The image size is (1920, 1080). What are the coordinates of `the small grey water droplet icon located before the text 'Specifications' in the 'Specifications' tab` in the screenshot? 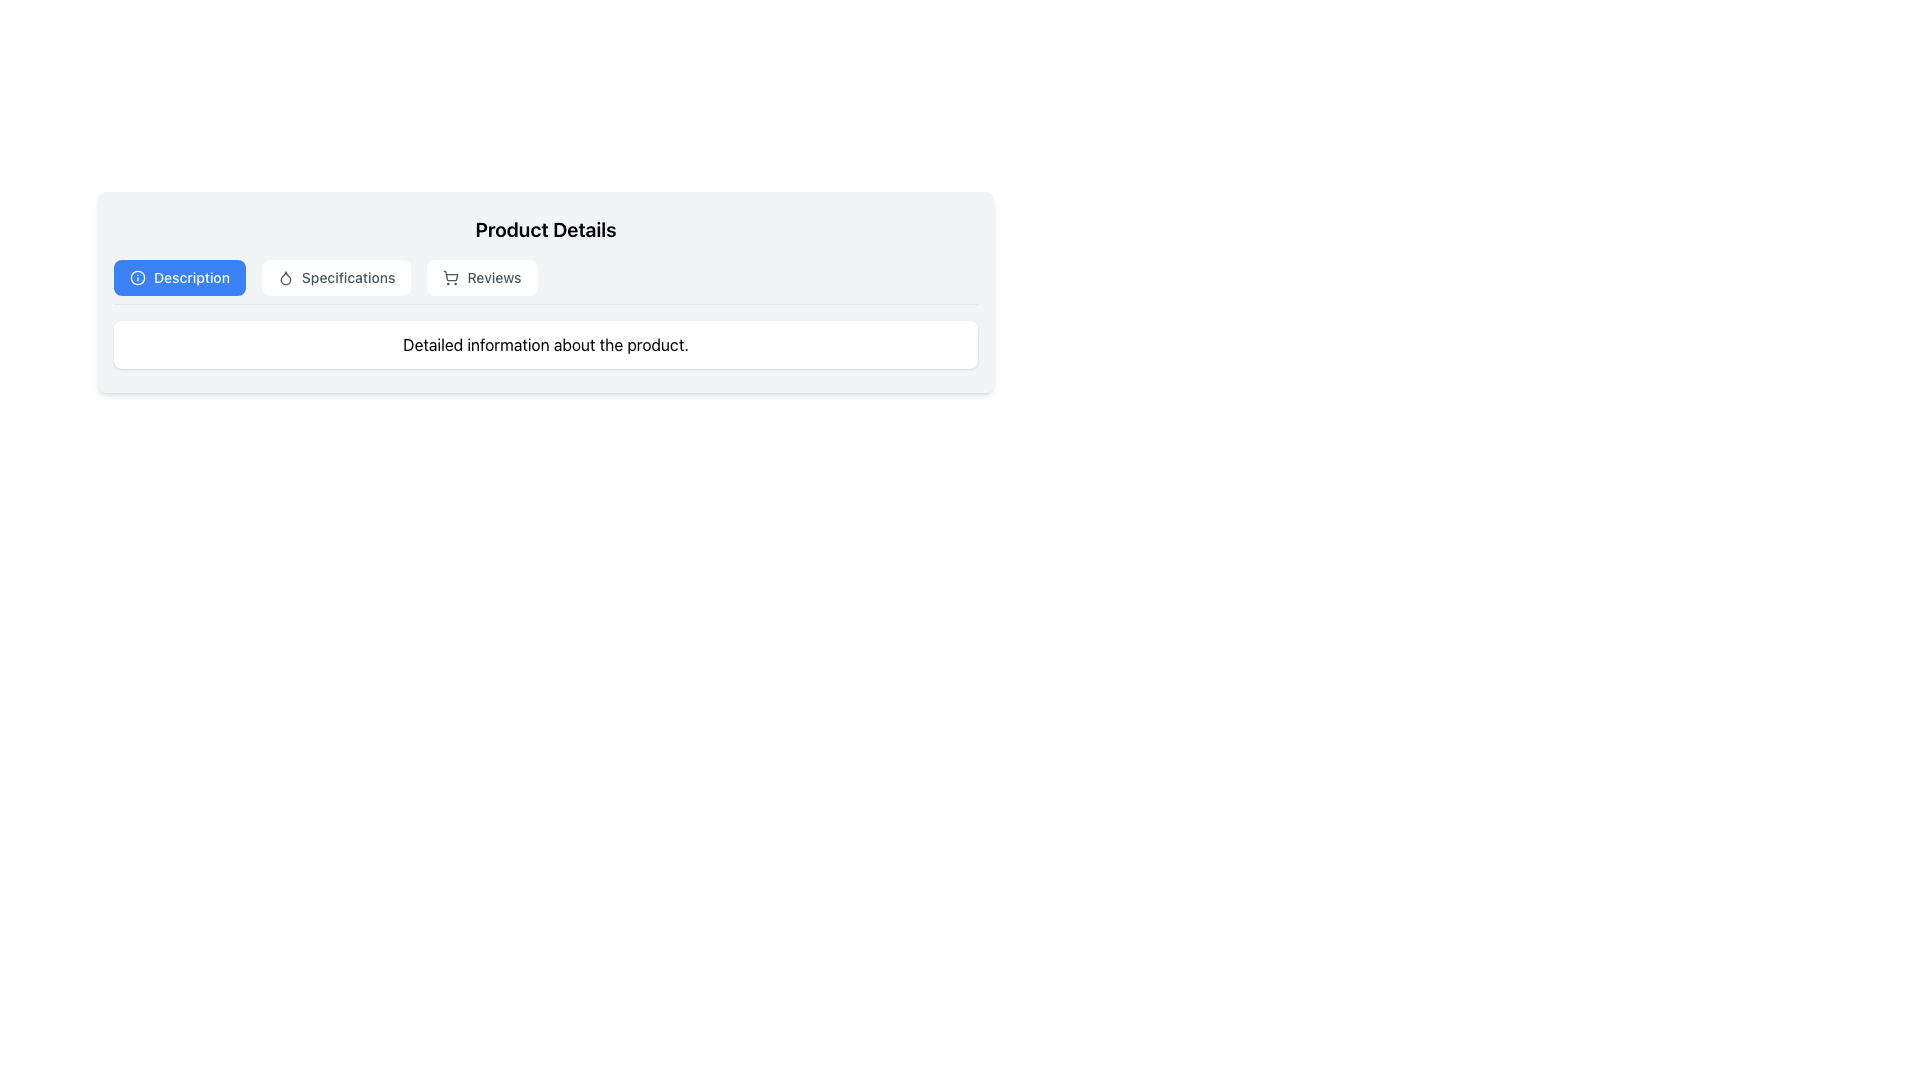 It's located at (284, 277).